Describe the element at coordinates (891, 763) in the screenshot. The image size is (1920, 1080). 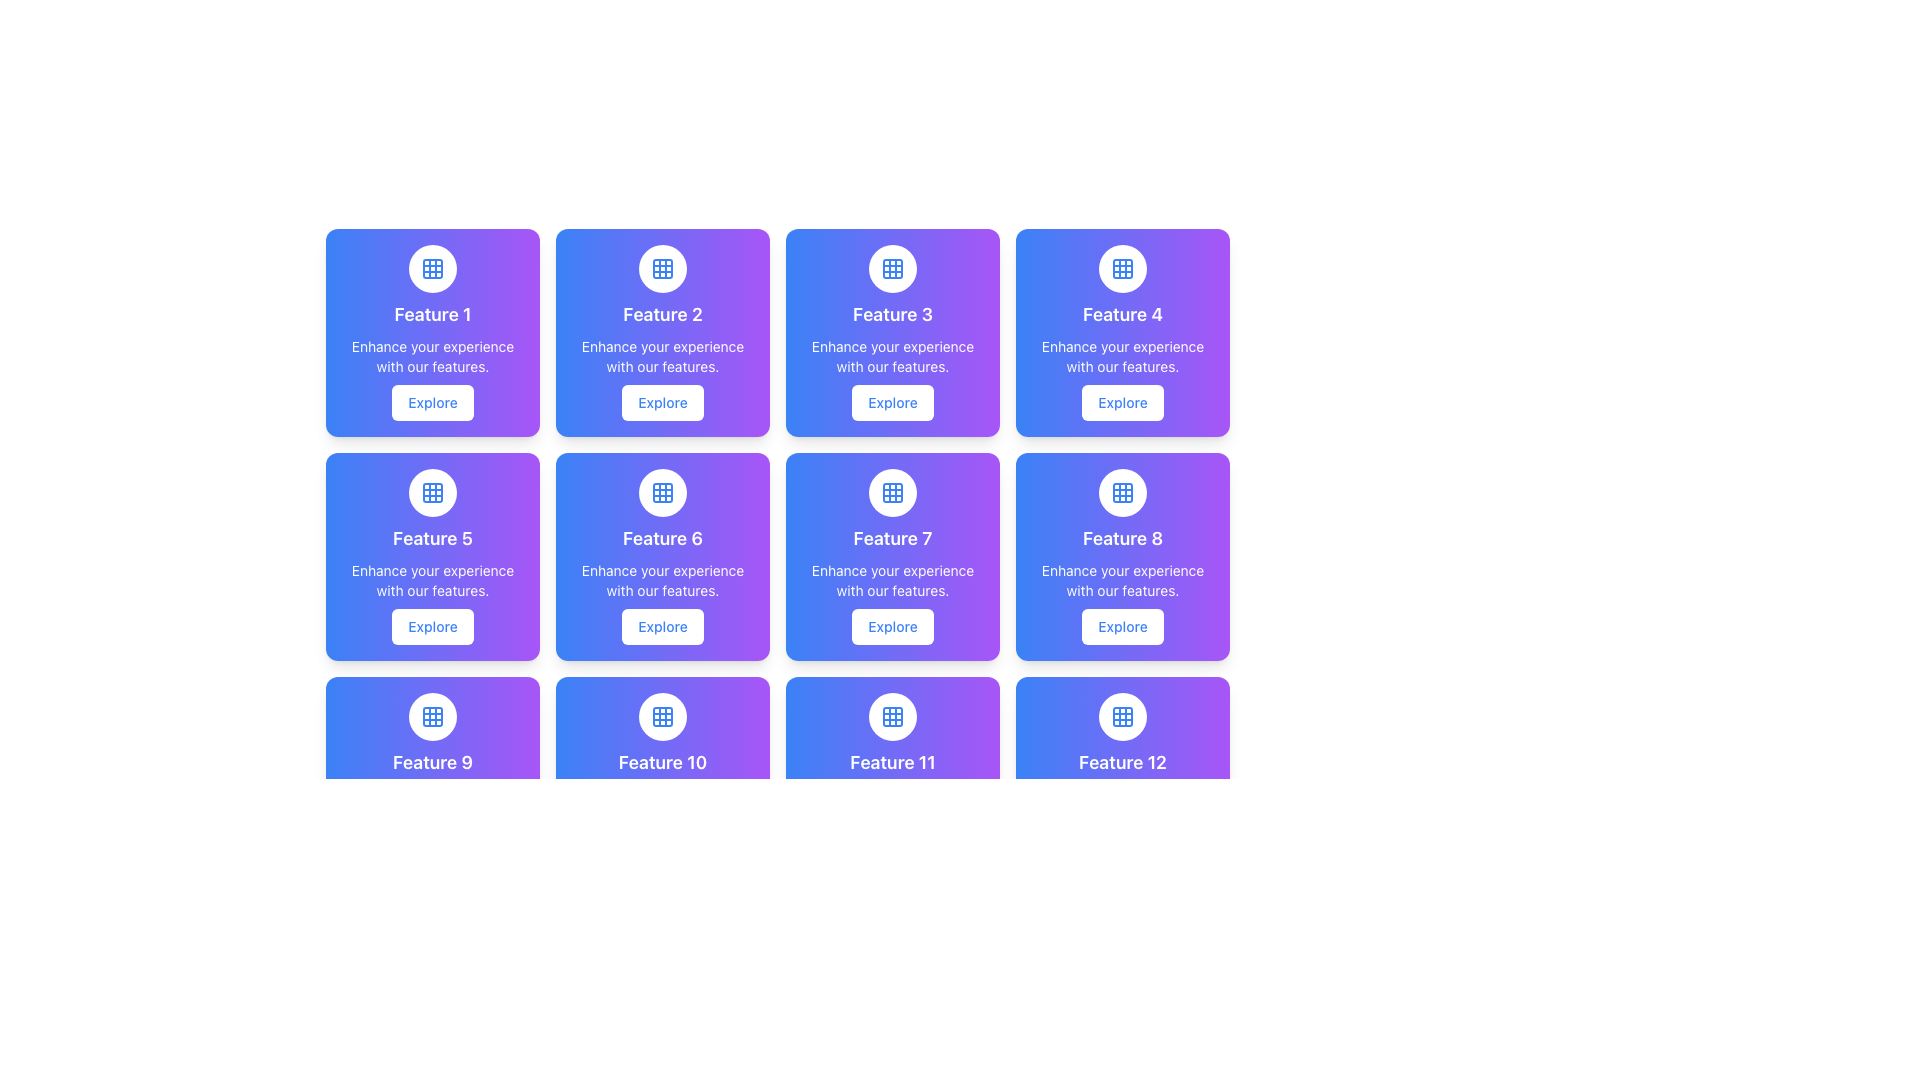
I see `the 'Feature 11' text element which is styled in bold with a larger font size, located in the sixth row and third column of a grid layout within a card component` at that location.